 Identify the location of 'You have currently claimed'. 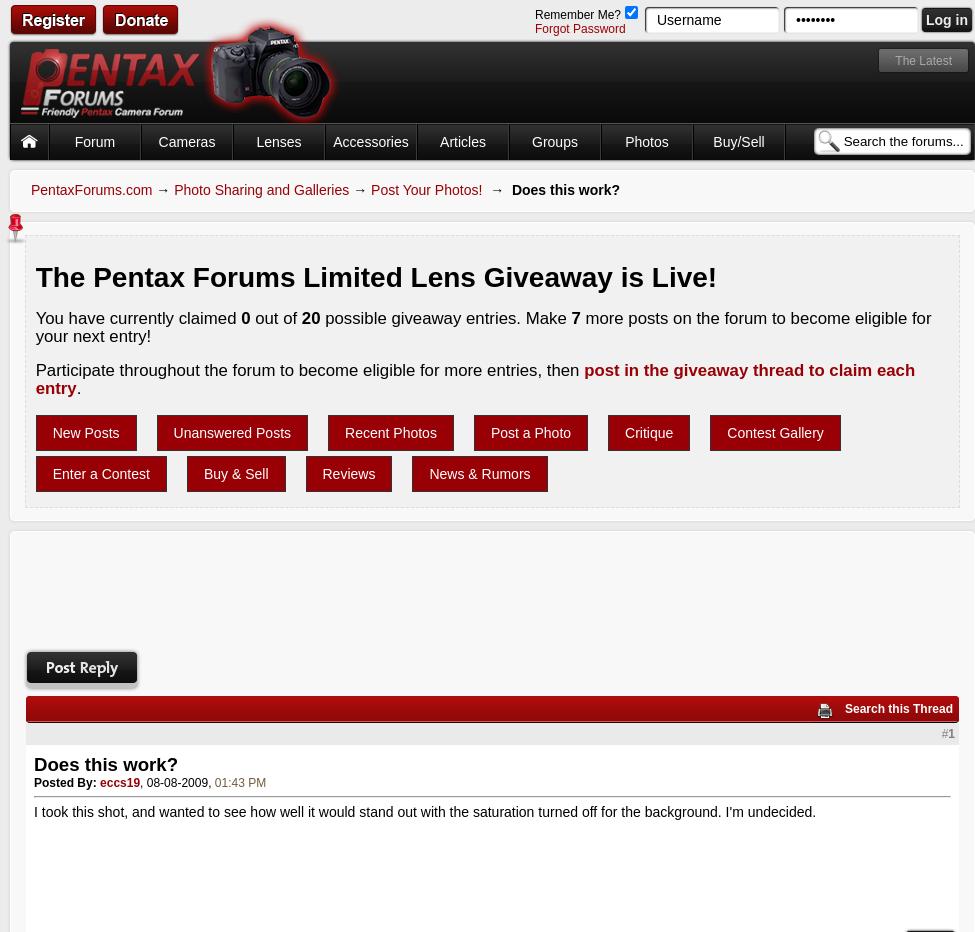
(136, 317).